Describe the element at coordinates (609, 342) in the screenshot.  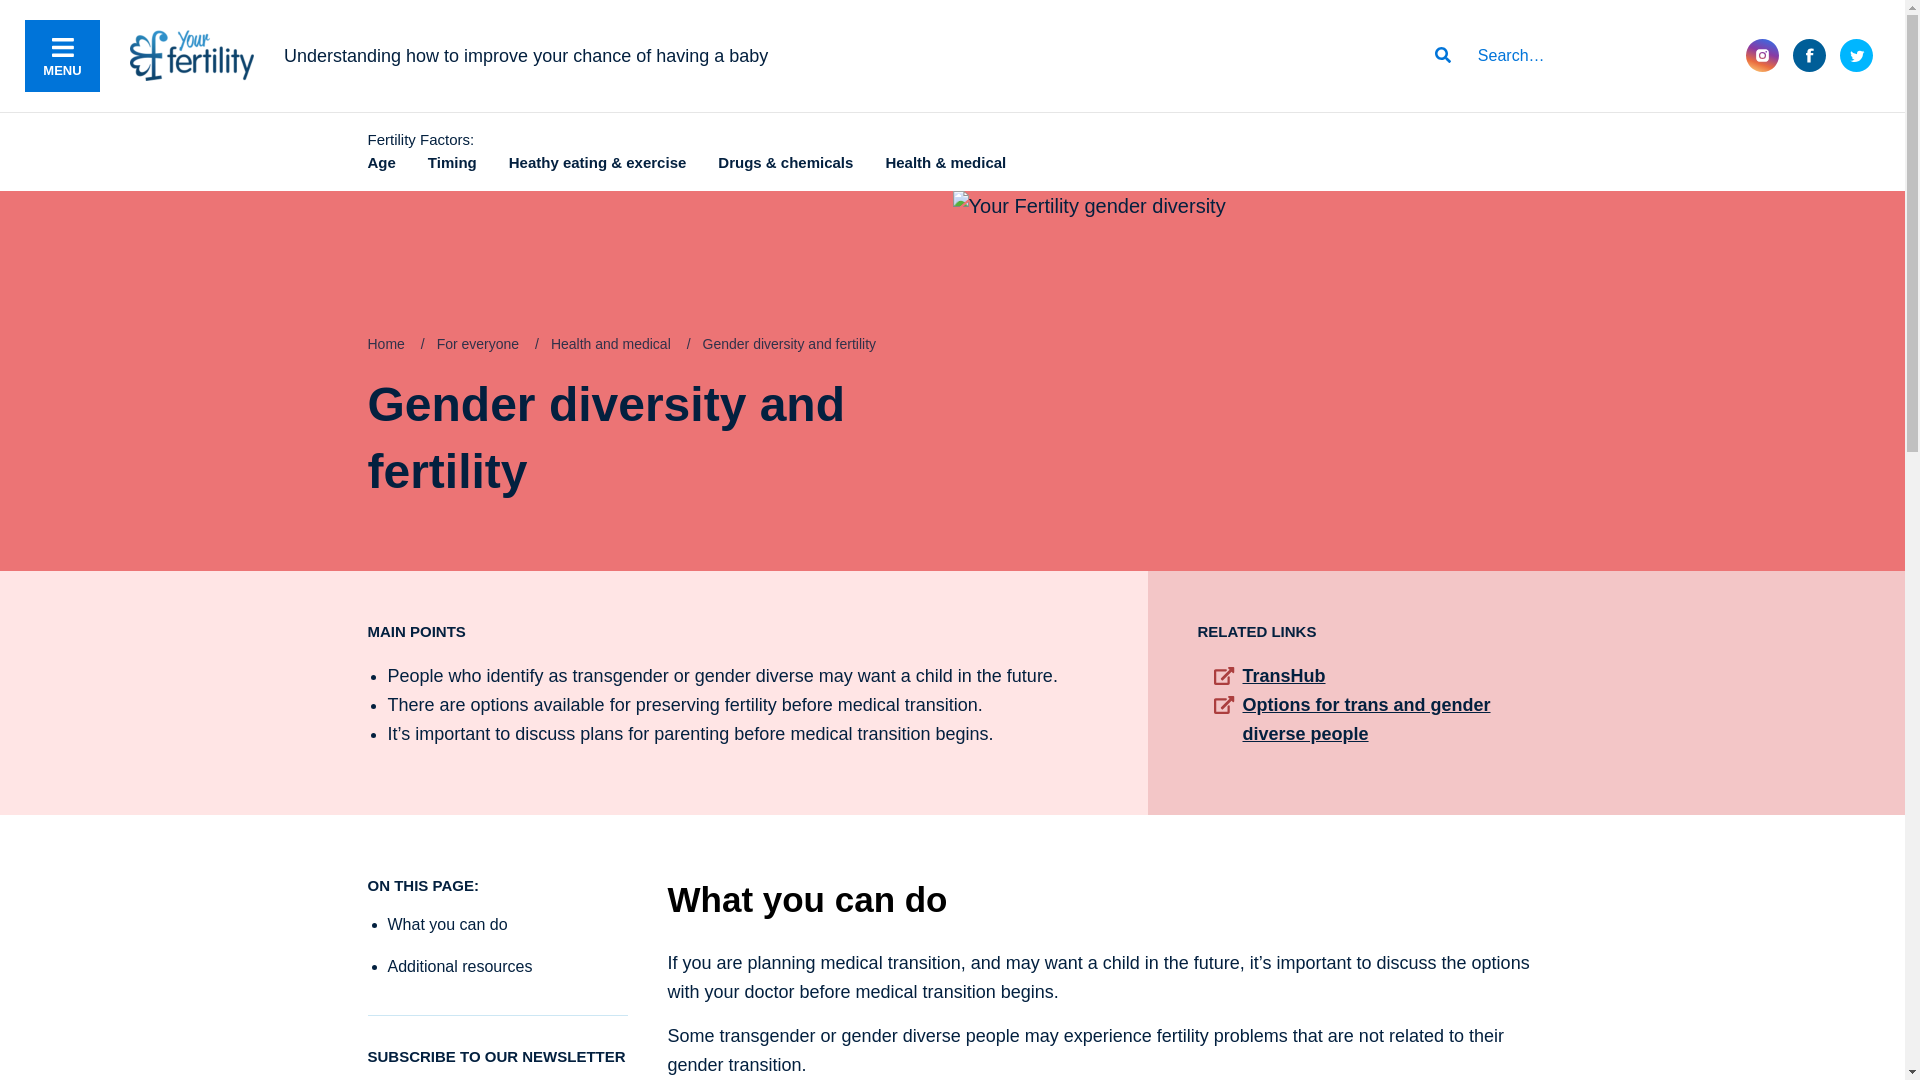
I see `'Health and medical'` at that location.